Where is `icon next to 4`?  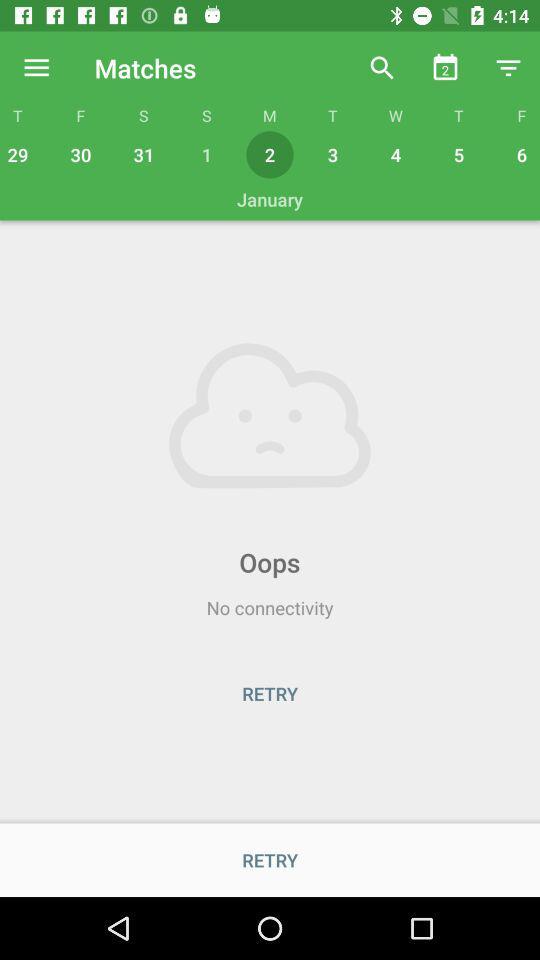
icon next to 4 is located at coordinates (459, 153).